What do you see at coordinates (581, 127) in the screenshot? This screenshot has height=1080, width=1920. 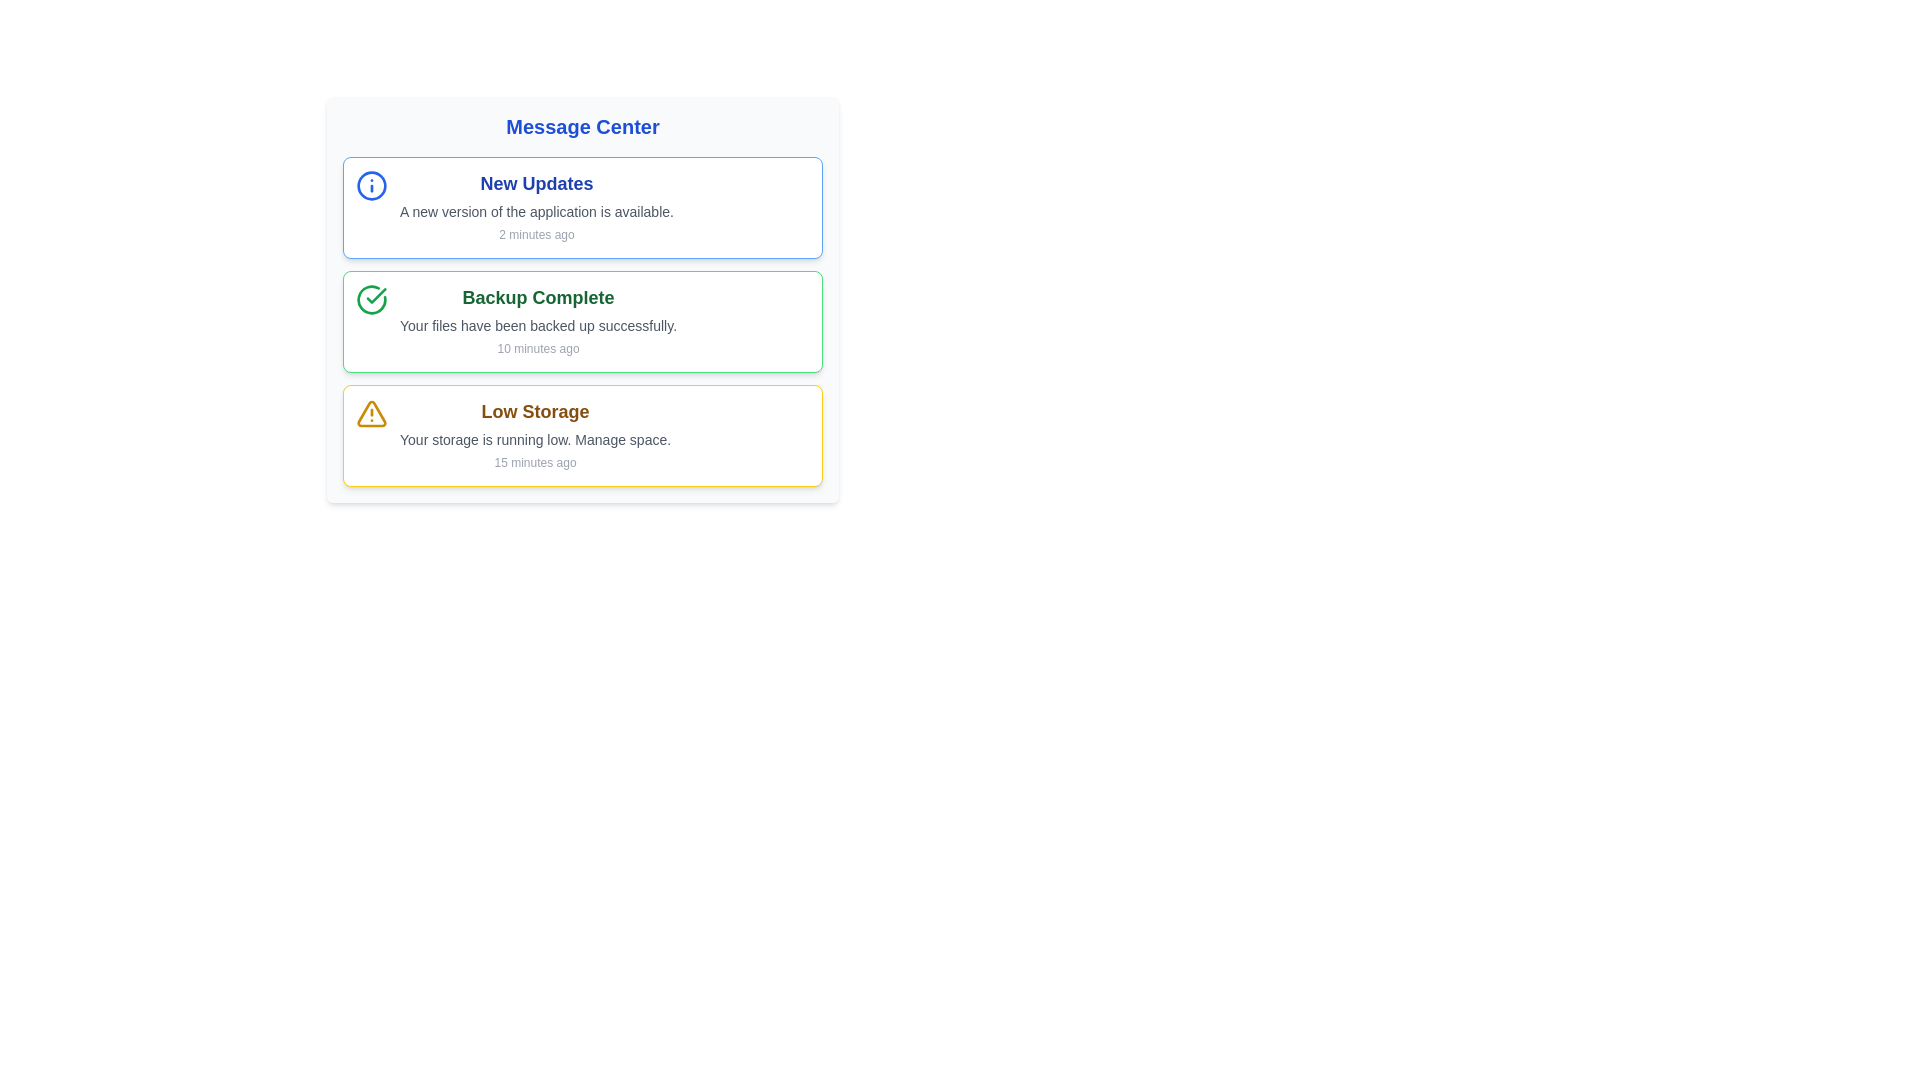 I see `the 'Message Center' text element, which is styled in large, bold, blue-colored font and positioned at the top of a card-like component` at bounding box center [581, 127].